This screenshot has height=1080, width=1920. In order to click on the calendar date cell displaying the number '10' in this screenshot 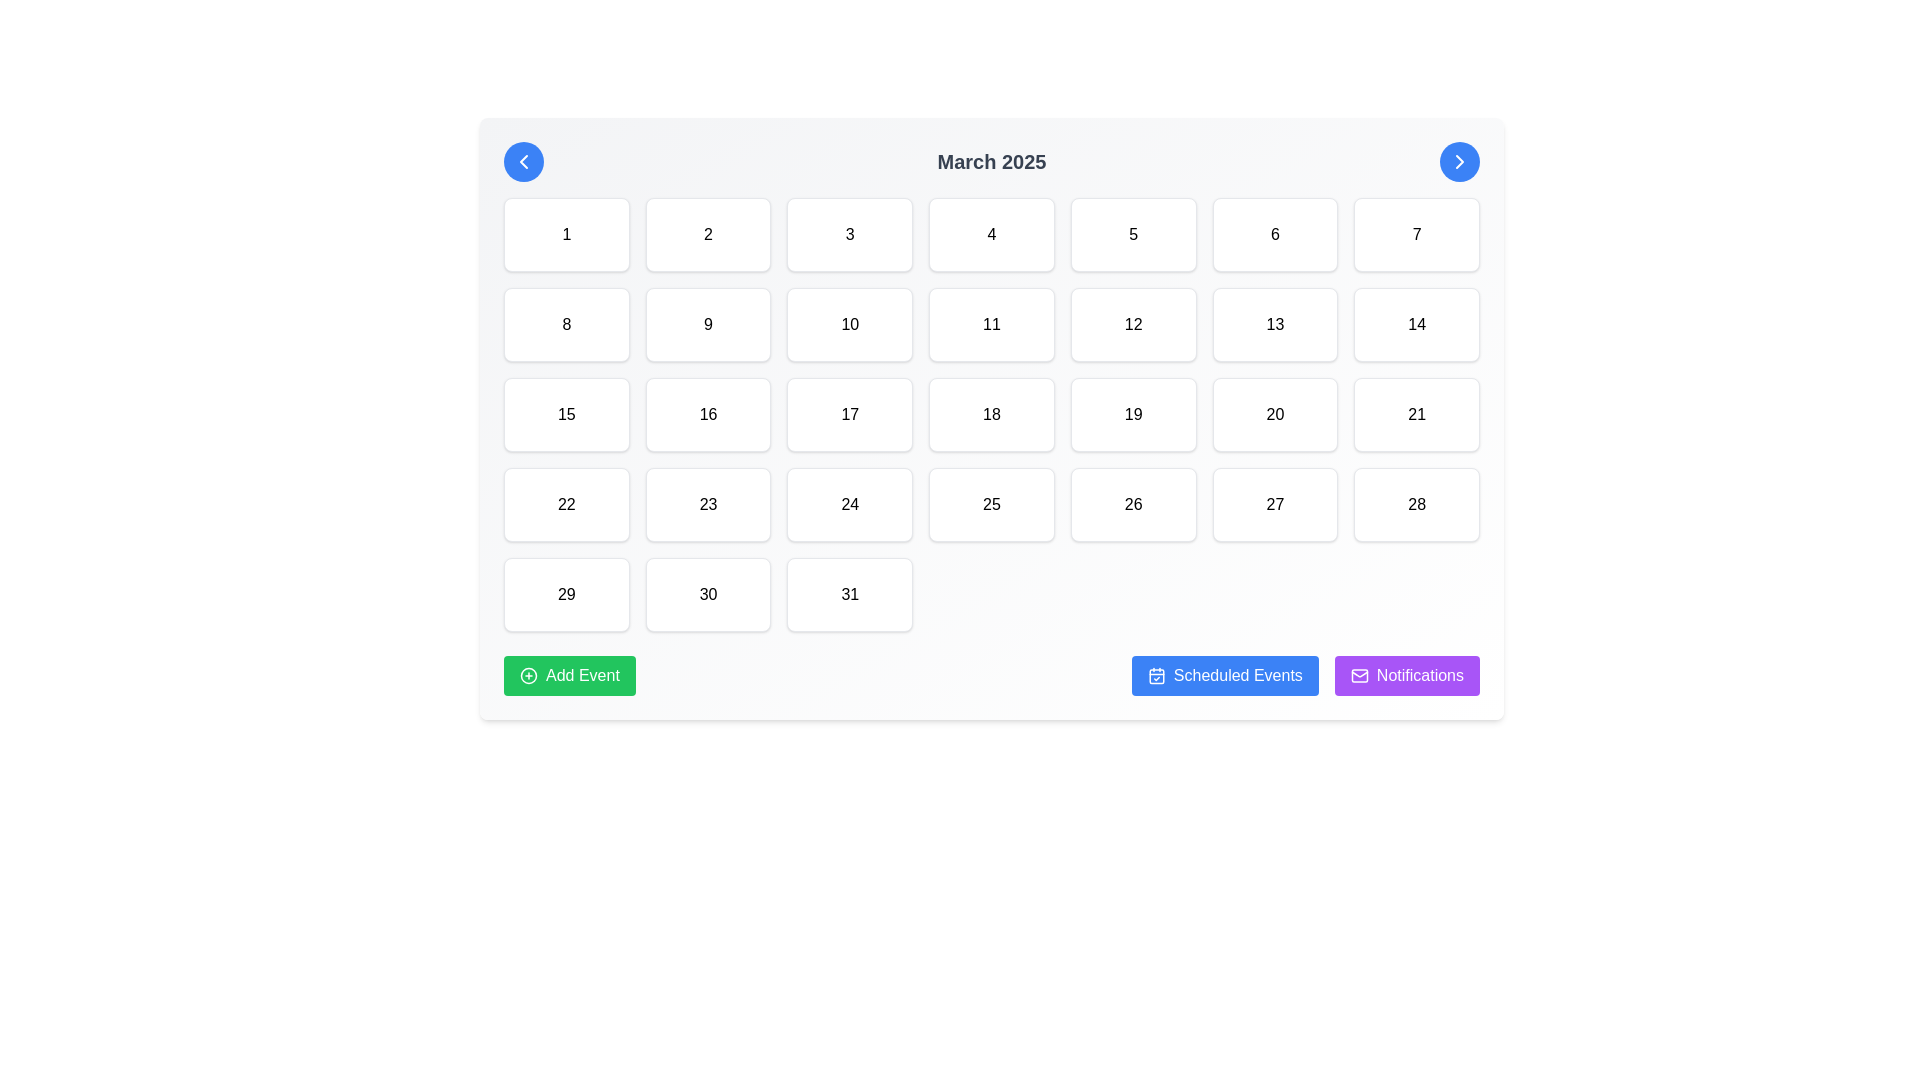, I will do `click(850, 323)`.